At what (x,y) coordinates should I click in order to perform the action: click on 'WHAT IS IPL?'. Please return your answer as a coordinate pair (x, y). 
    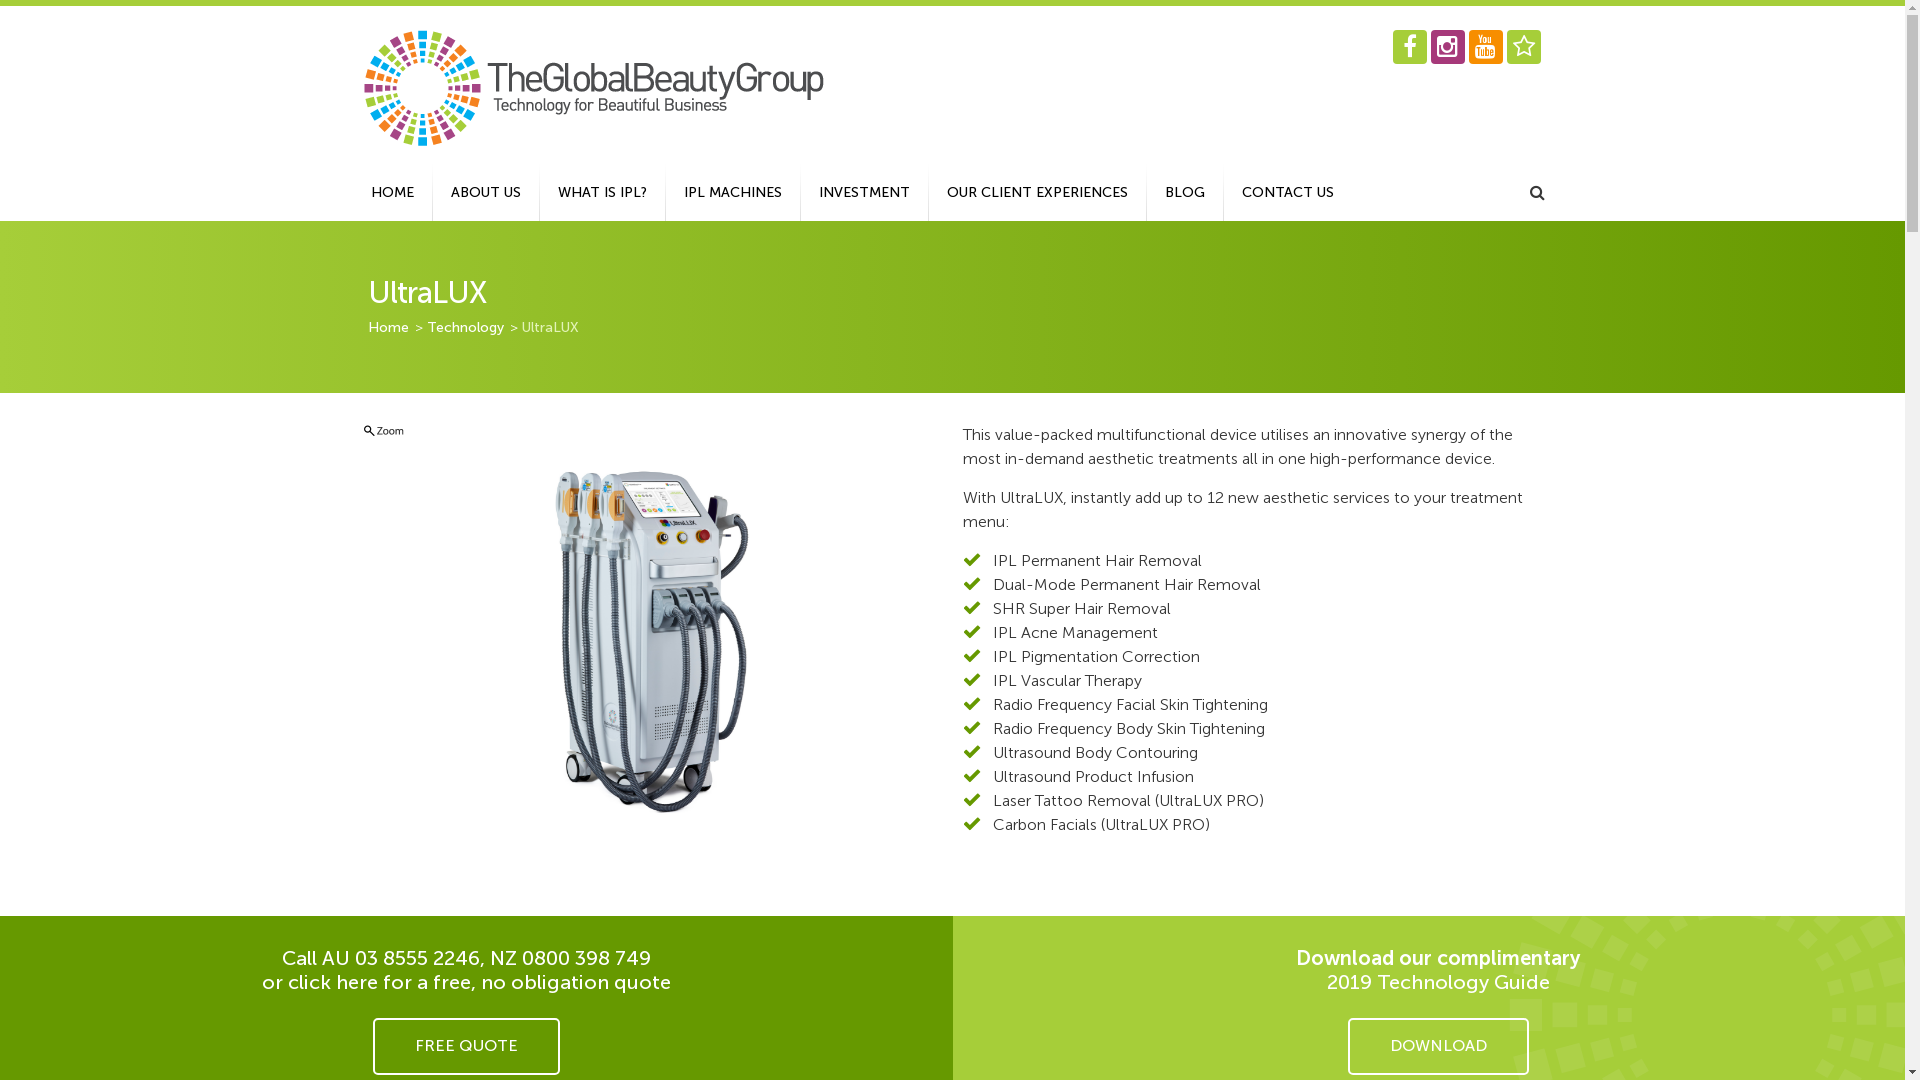
    Looking at the image, I should click on (601, 192).